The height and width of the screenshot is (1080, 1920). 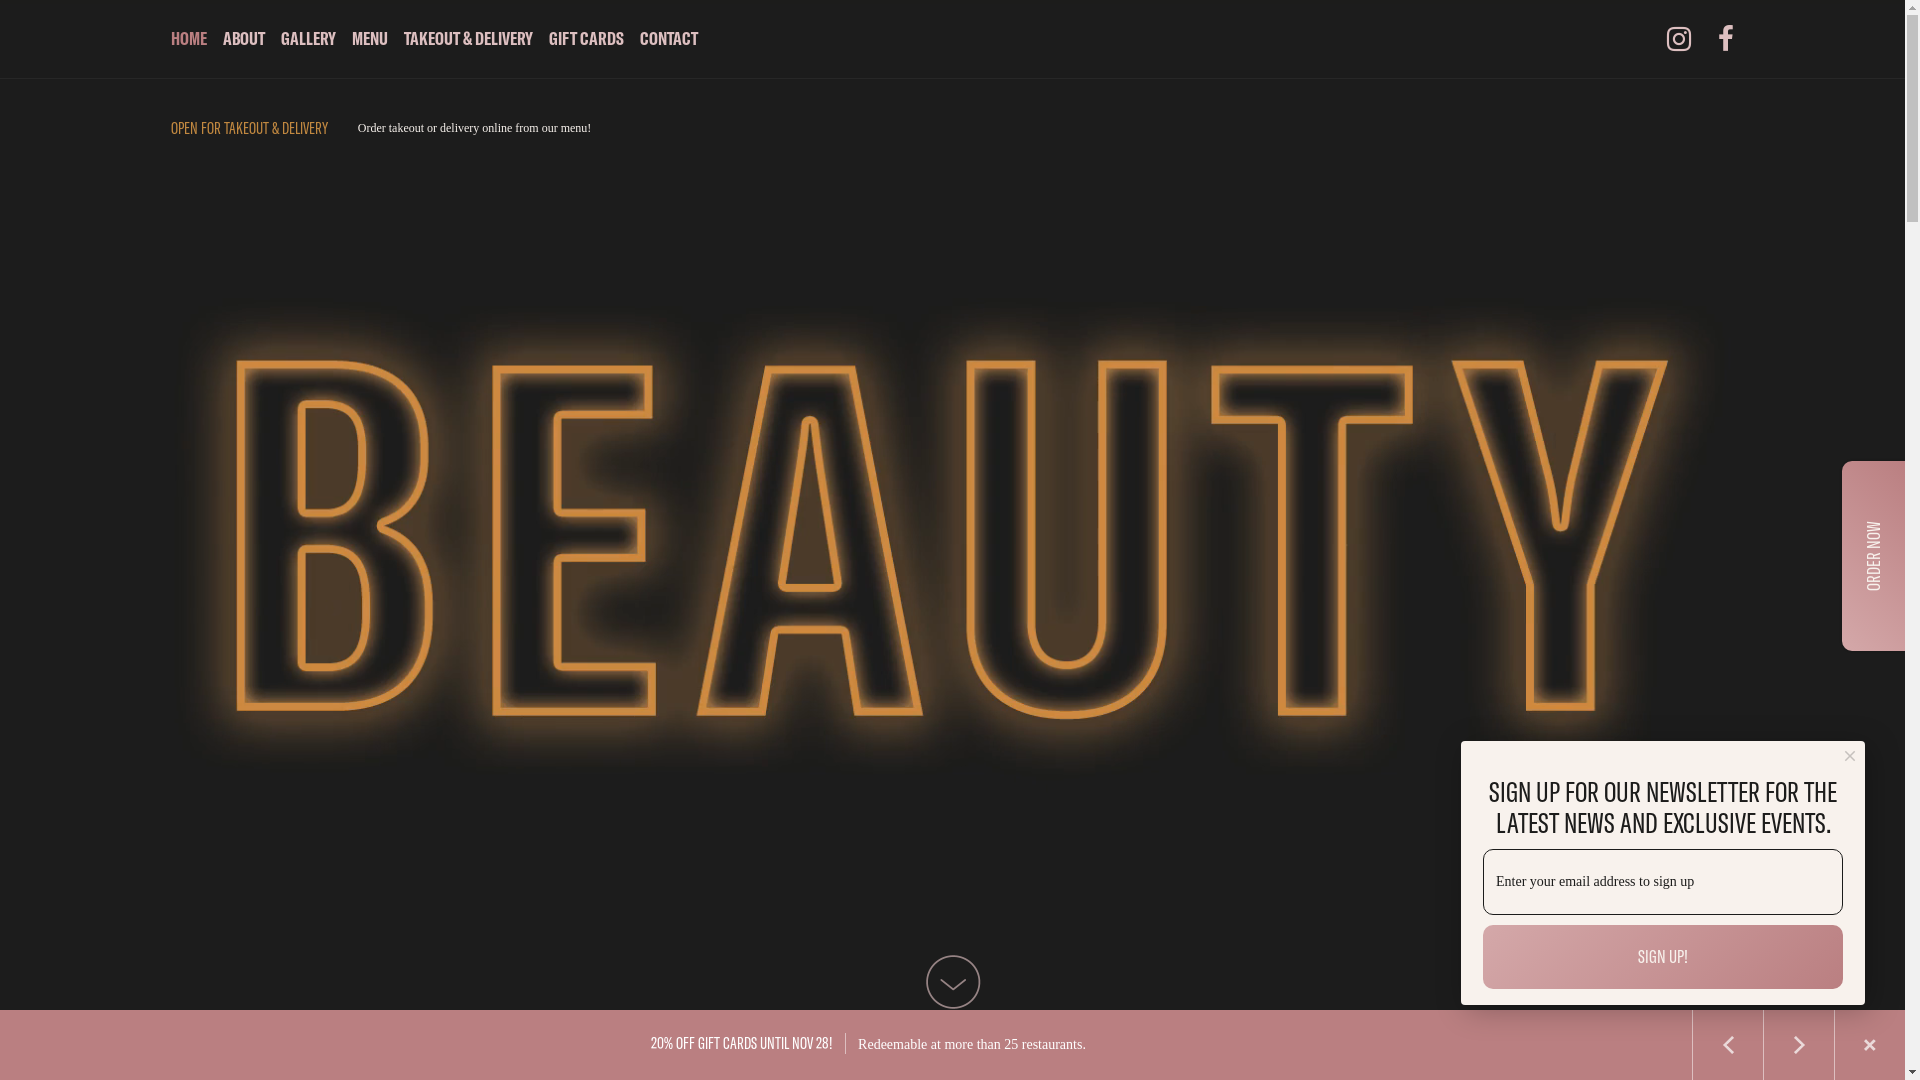 I want to click on 'ABOUT', so click(x=243, y=38).